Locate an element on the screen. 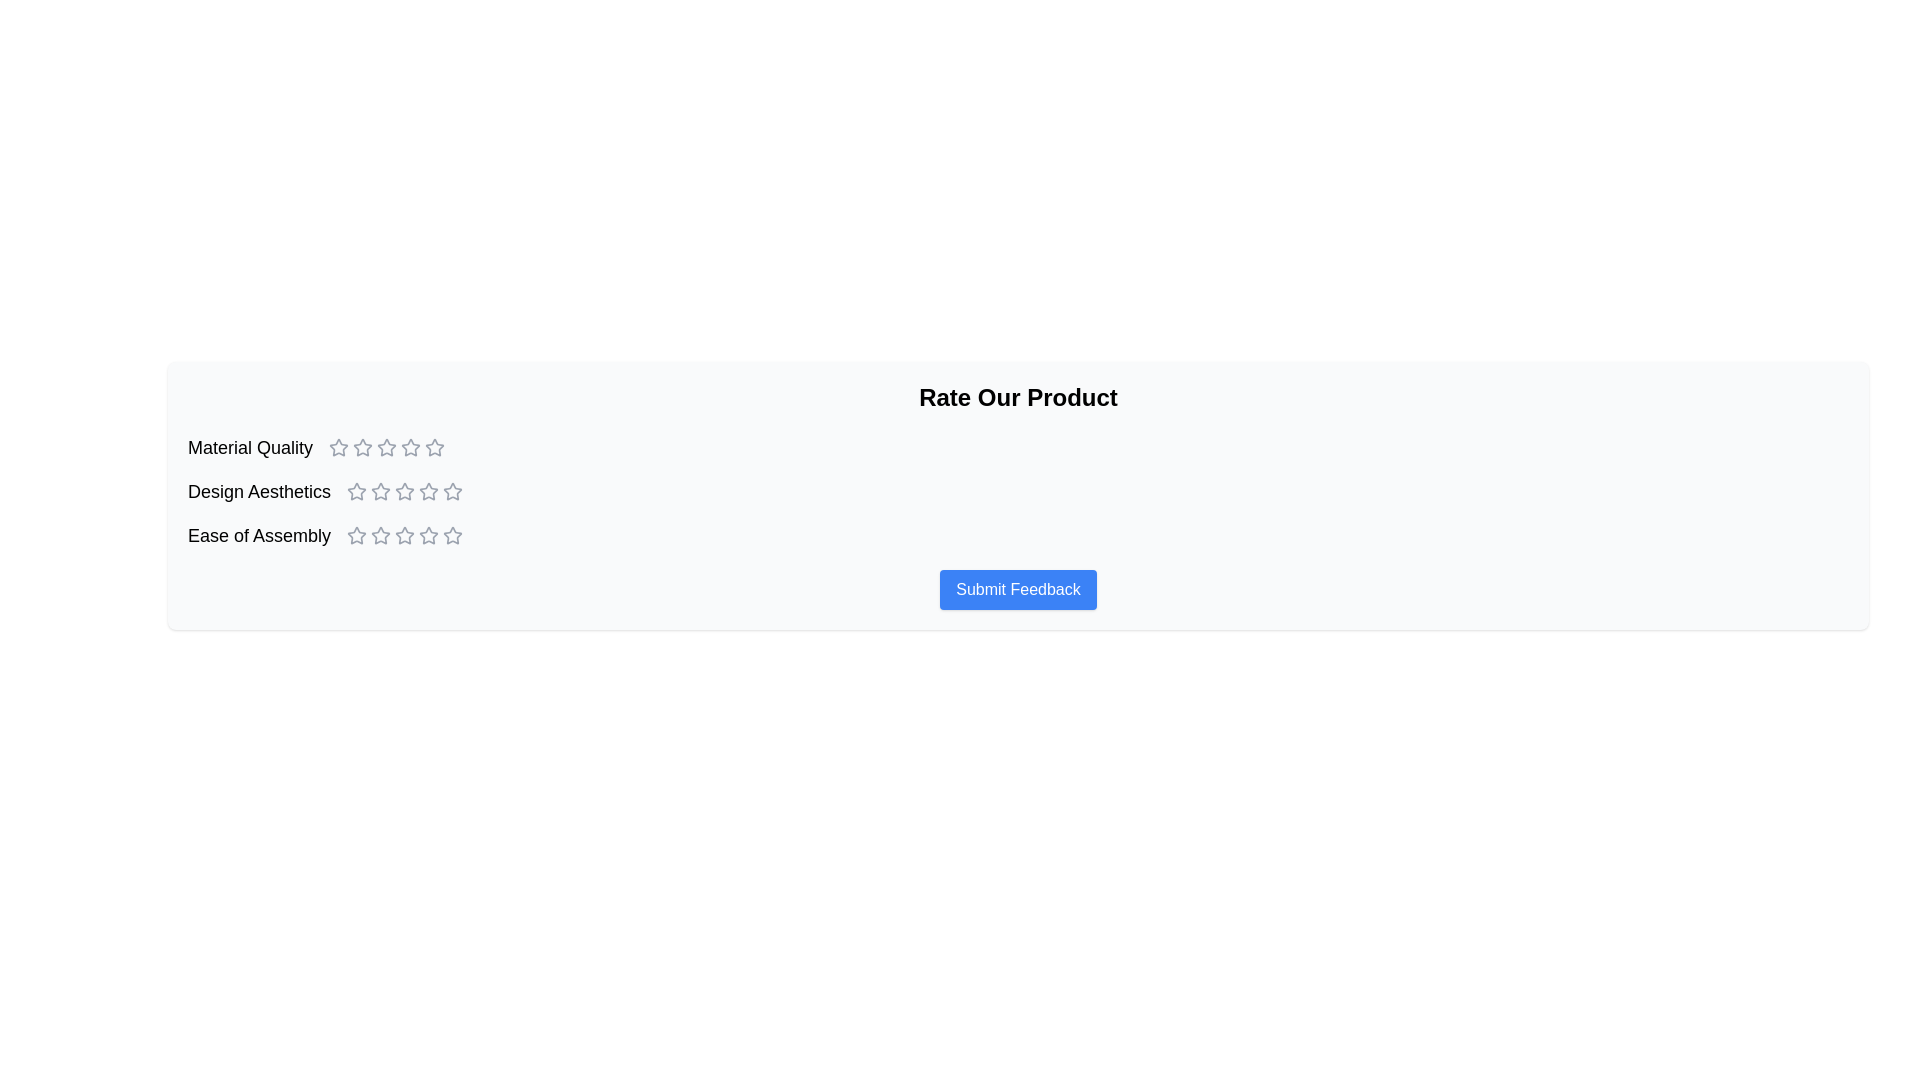 The width and height of the screenshot is (1920, 1080). the third star icon is located at coordinates (403, 535).